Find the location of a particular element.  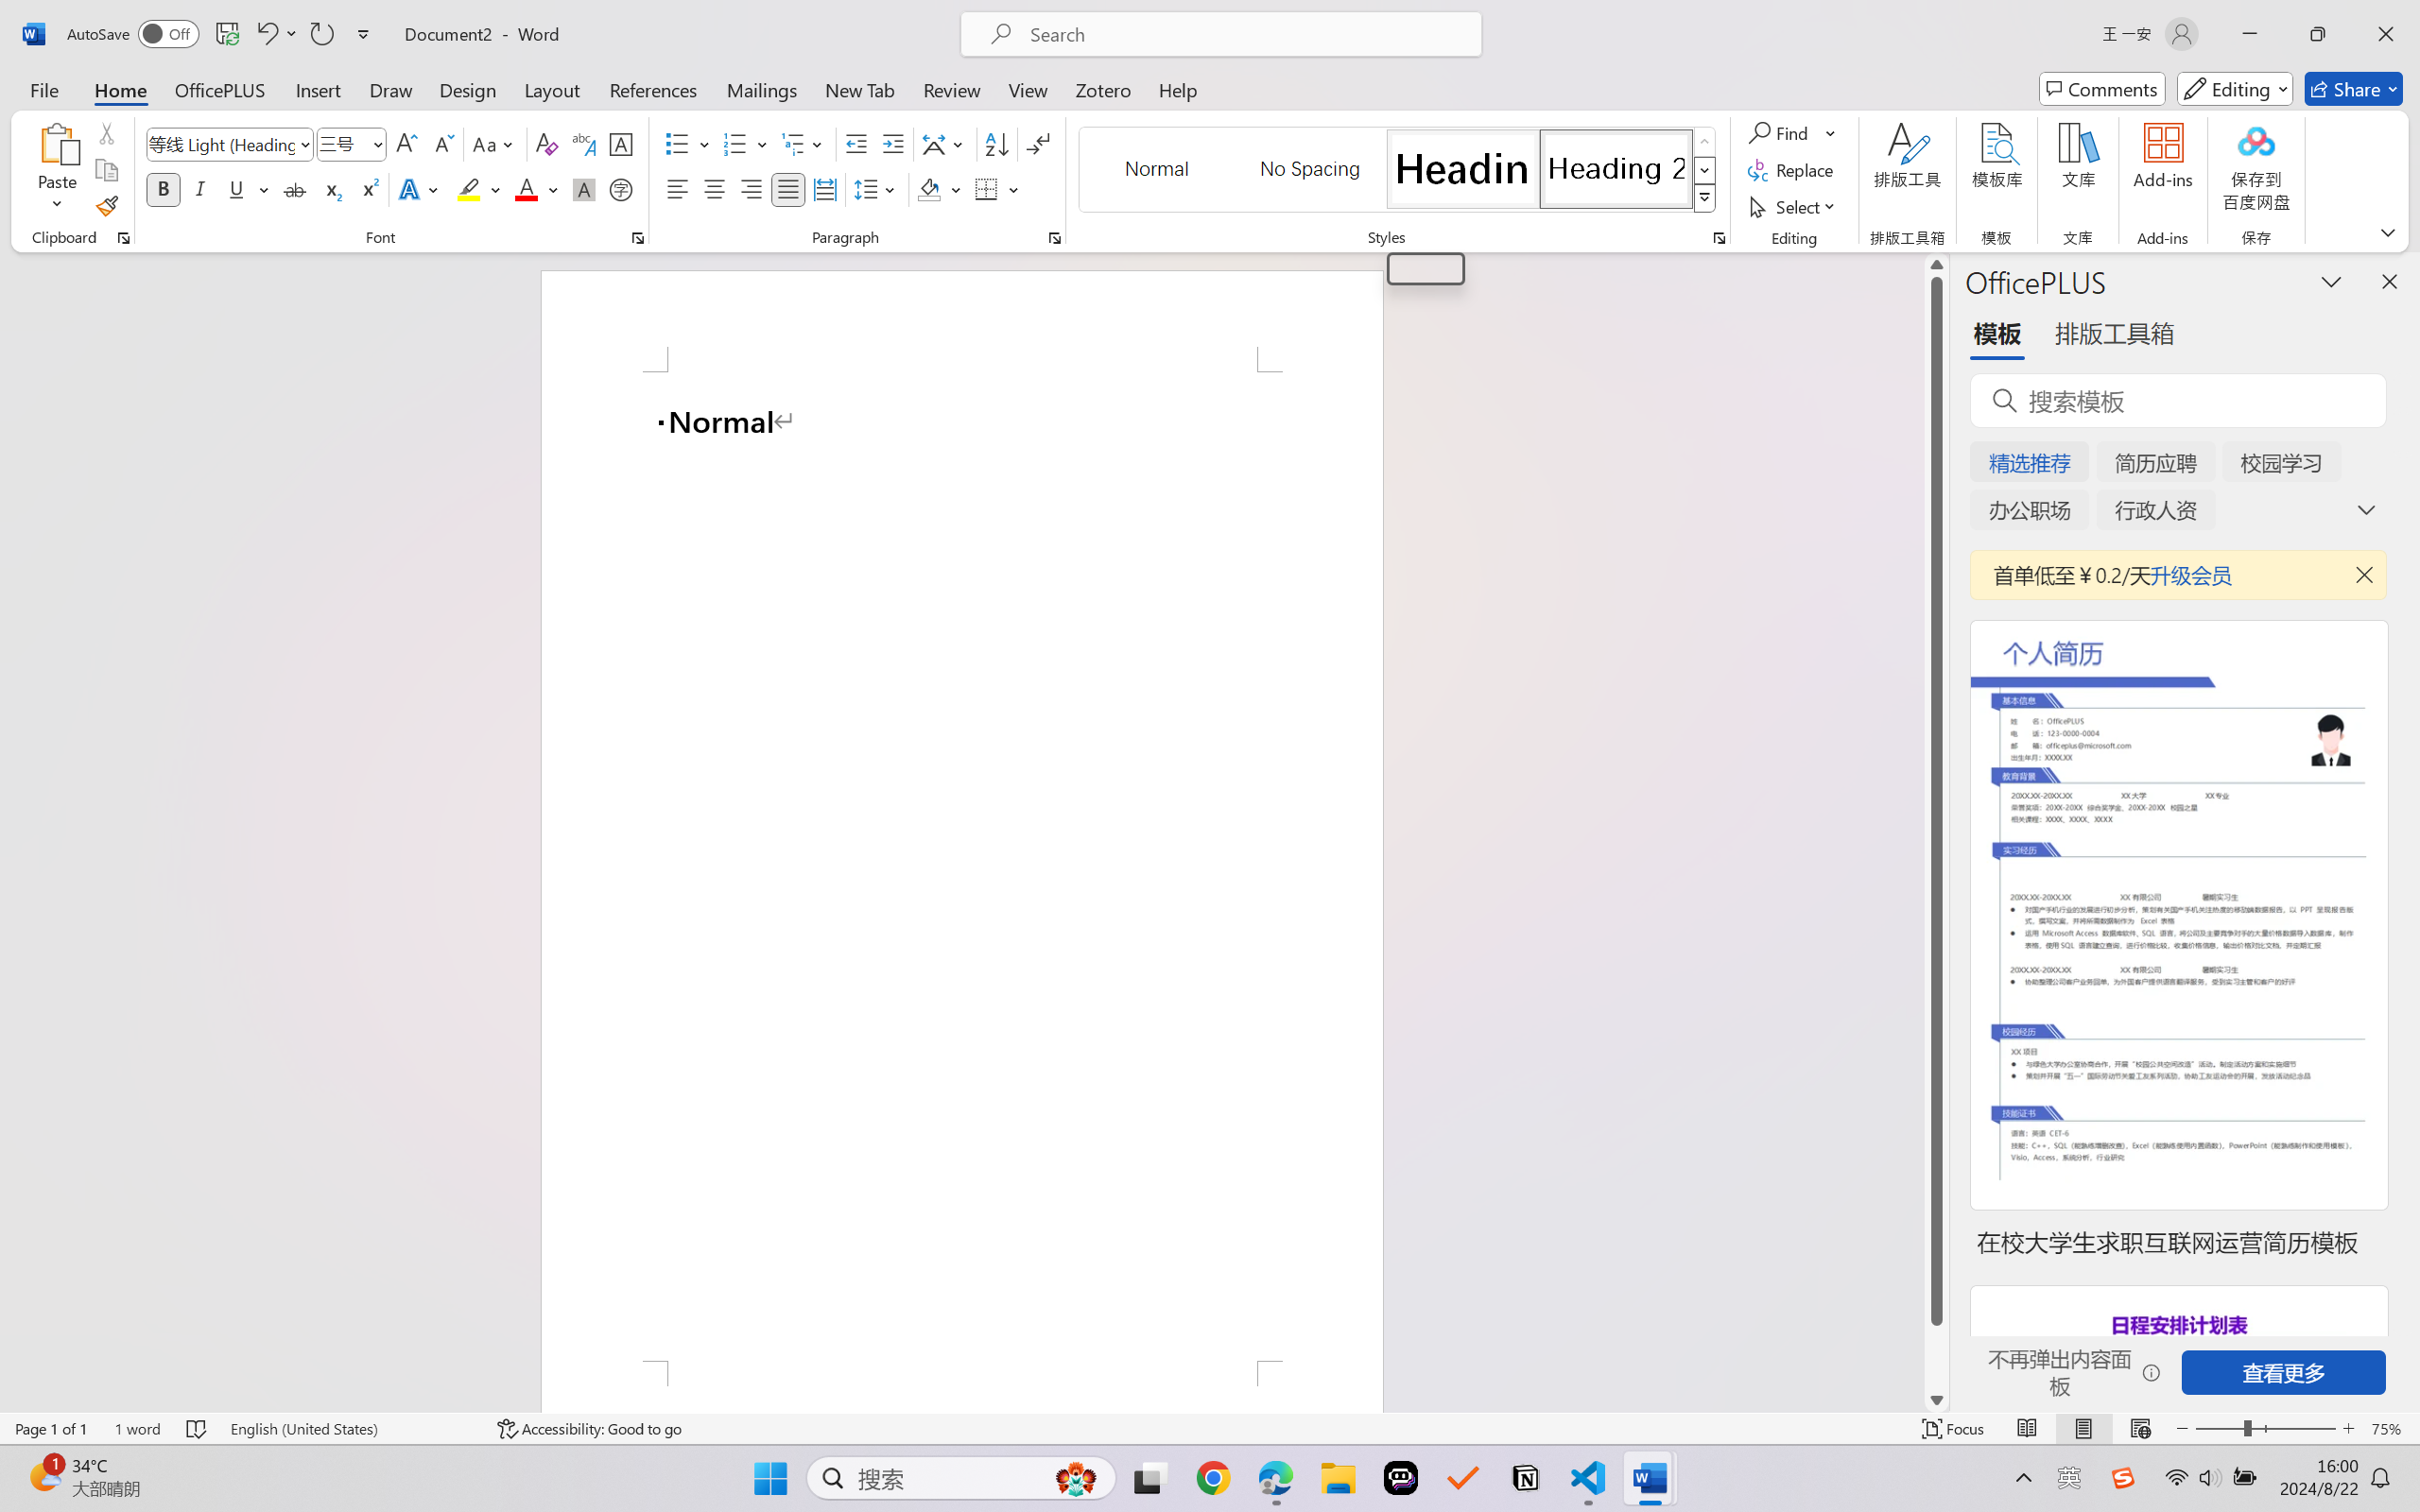

'Close' is located at coordinates (2385, 33).